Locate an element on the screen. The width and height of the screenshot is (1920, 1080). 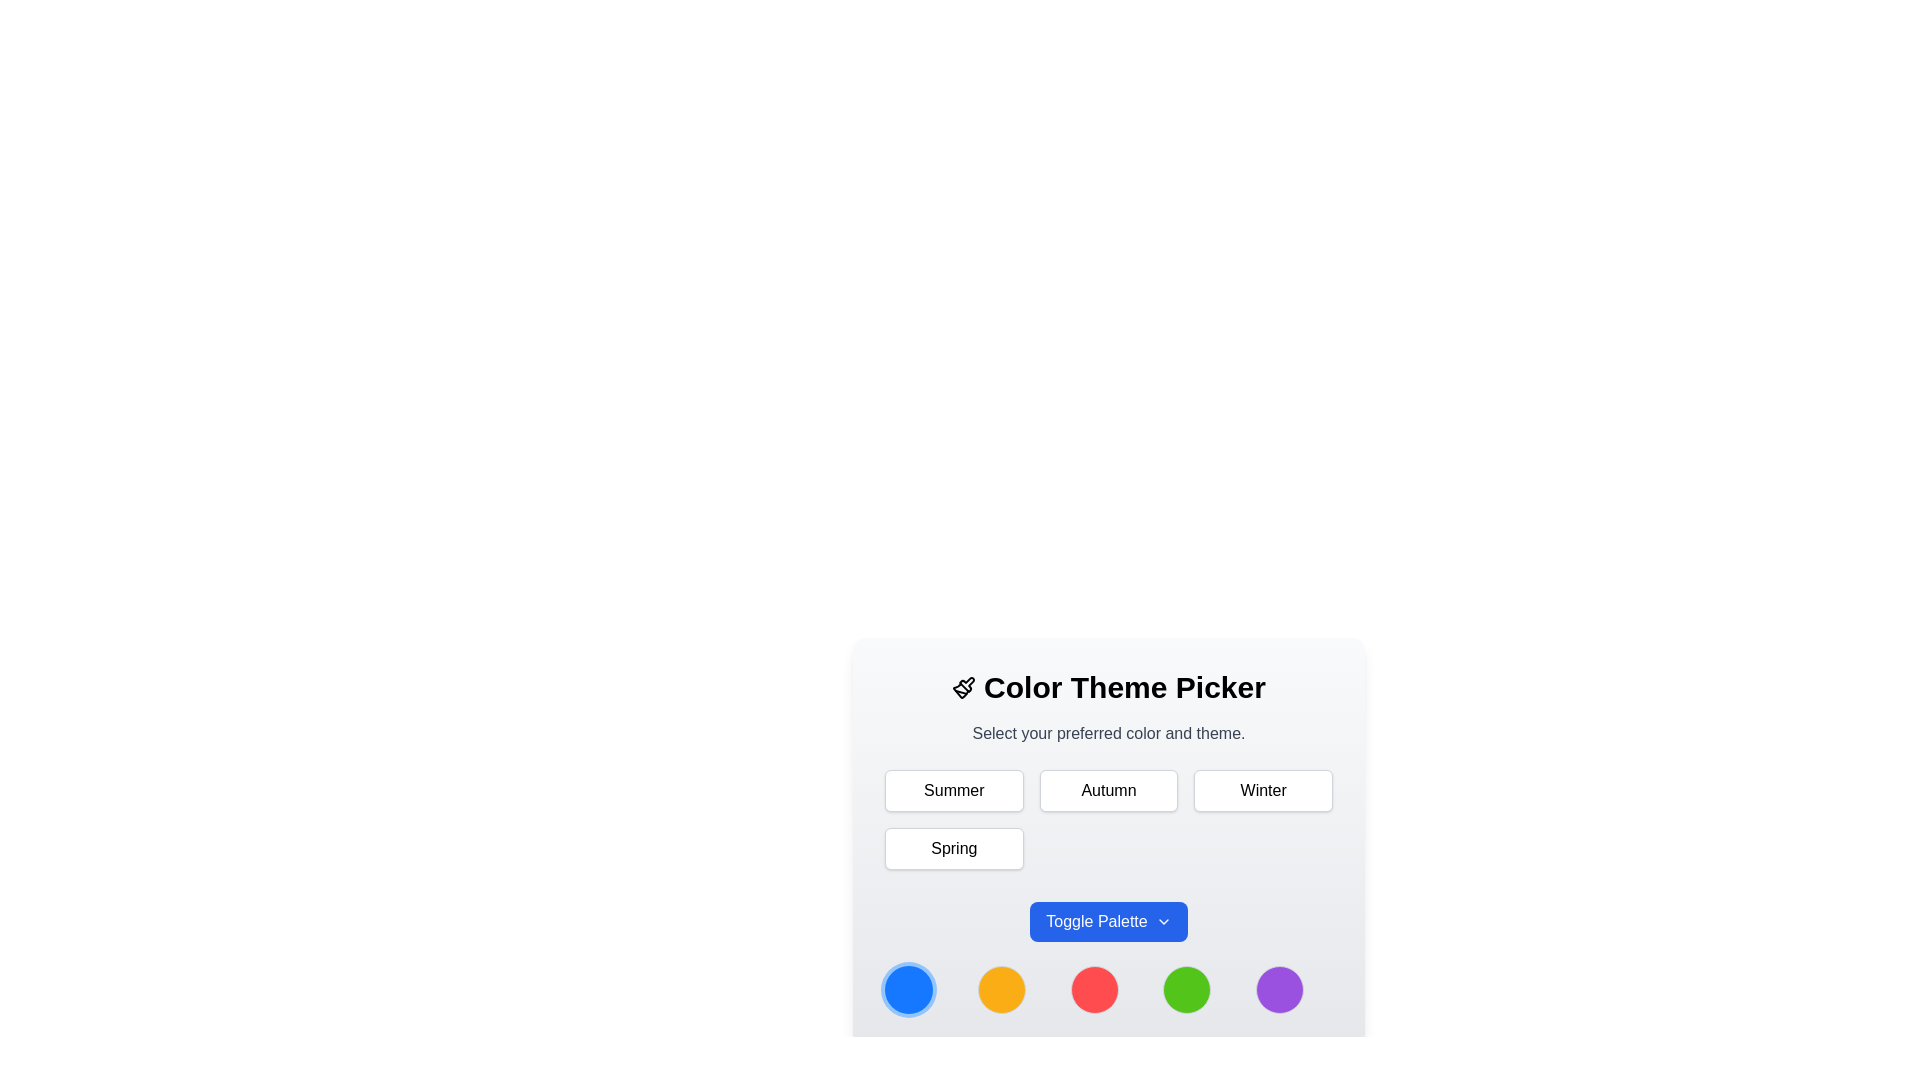
the third circular button in the color palette located at the center bottom area of the interface, under the 'Toggle Palette' button is located at coordinates (1093, 990).